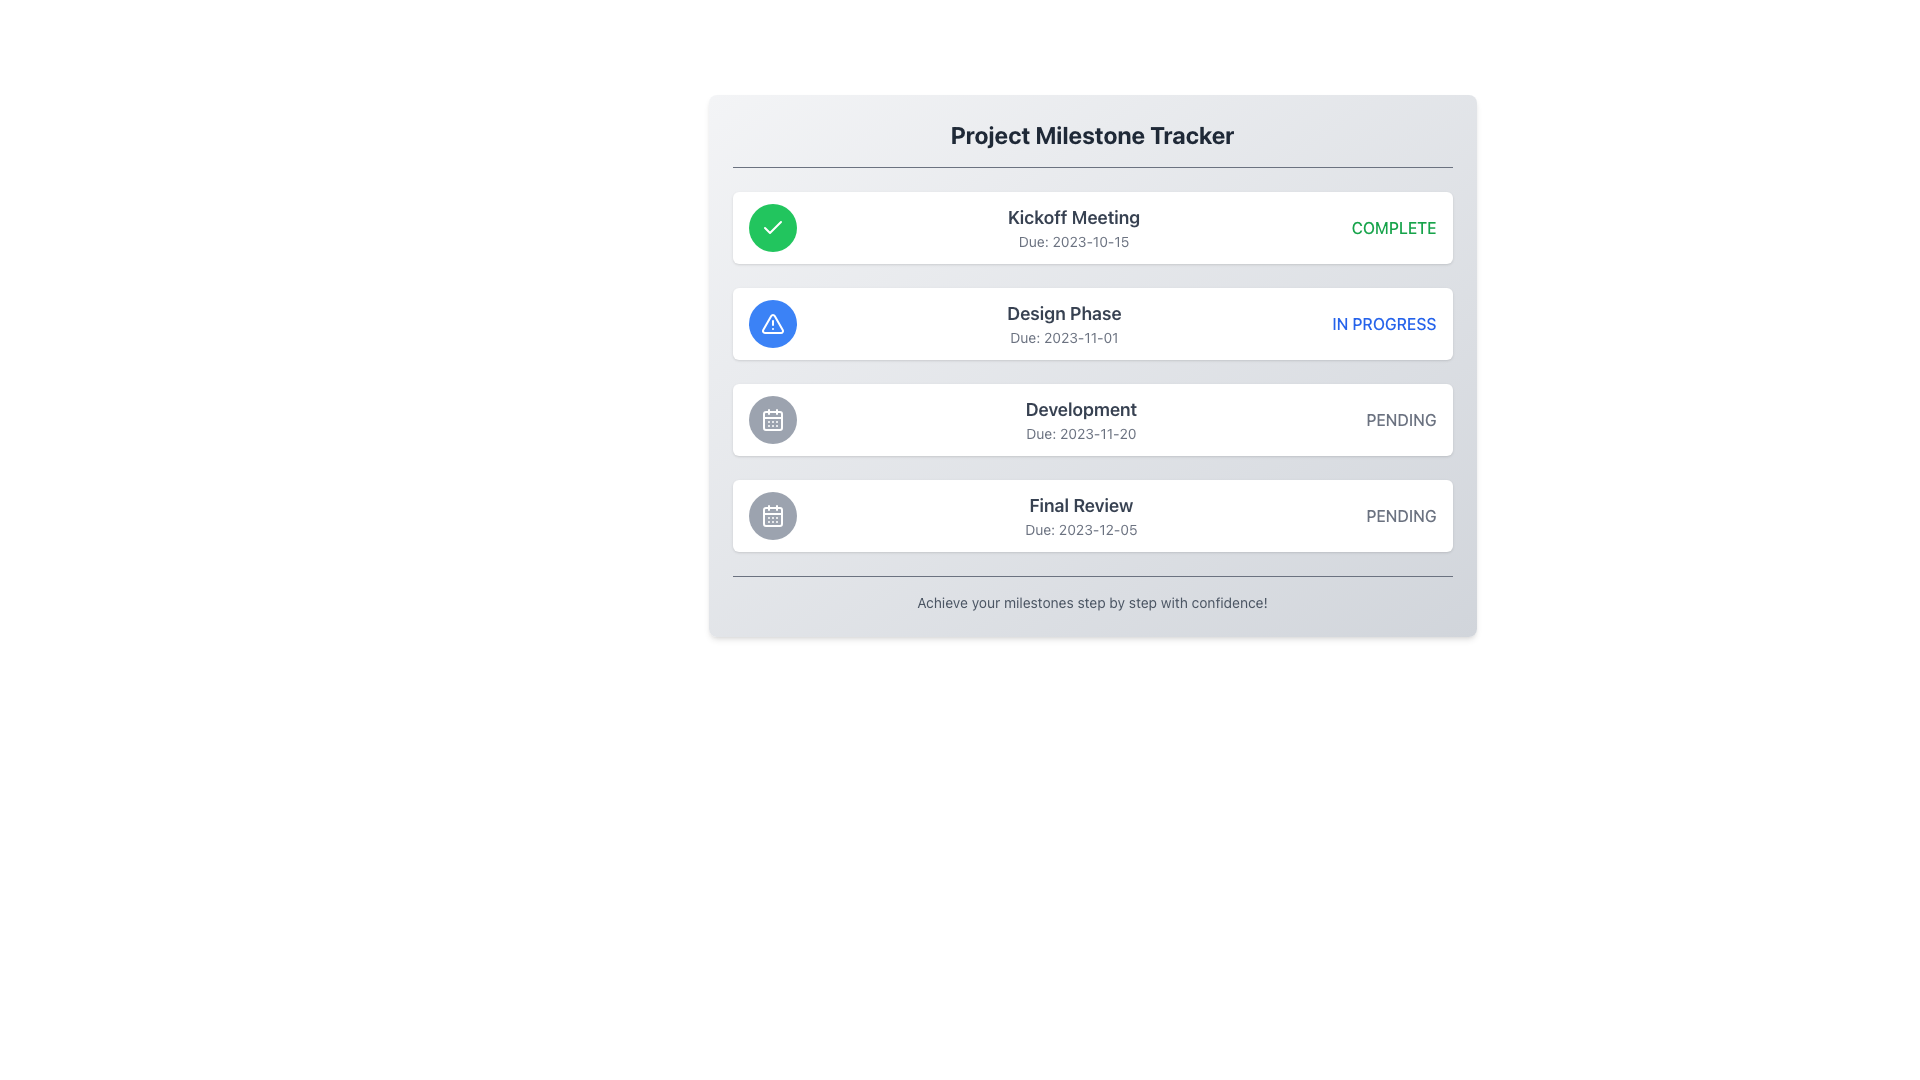 The image size is (1920, 1080). Describe the element at coordinates (1091, 323) in the screenshot. I see `the 'Design Phase' milestone list item which includes an icon, title, and status text, located in the 'Project Milestone Tracker'` at that location.